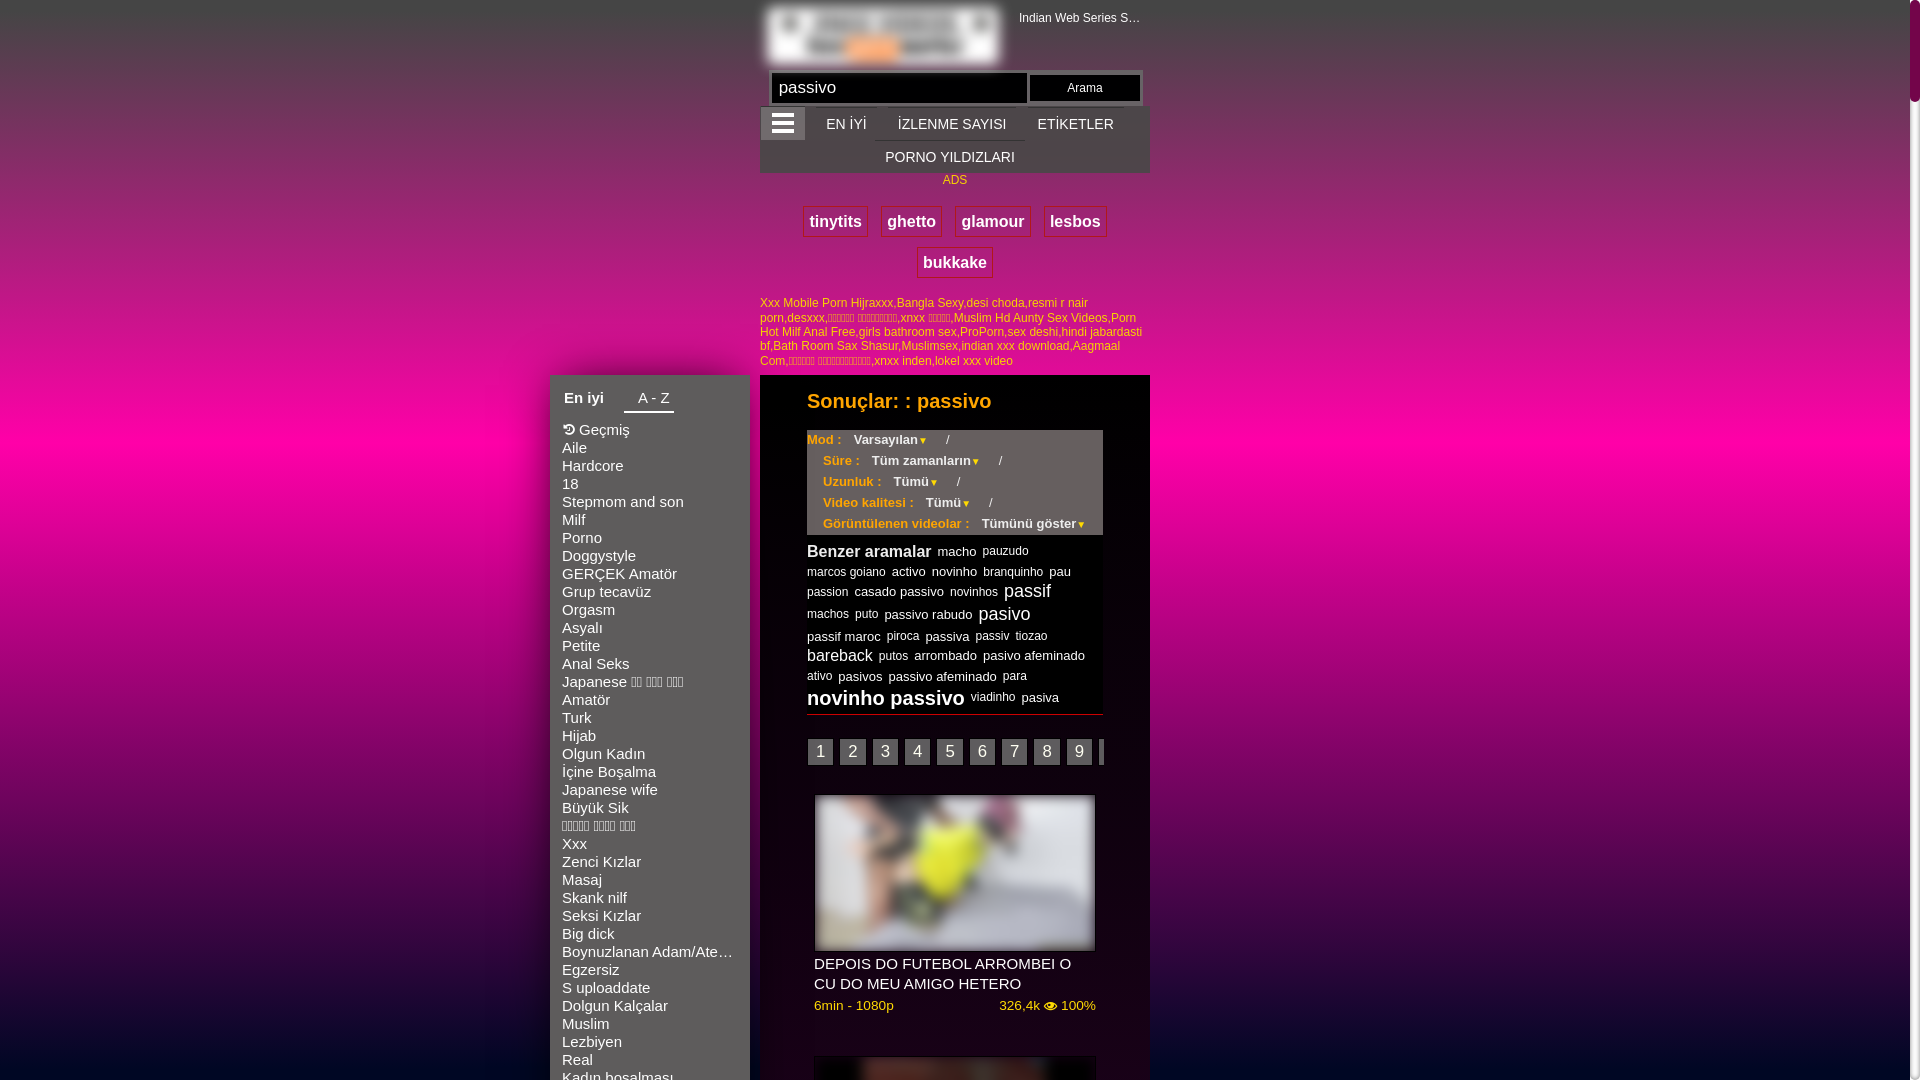 Image resolution: width=1920 pixels, height=1080 pixels. I want to click on 'putos', so click(878, 655).